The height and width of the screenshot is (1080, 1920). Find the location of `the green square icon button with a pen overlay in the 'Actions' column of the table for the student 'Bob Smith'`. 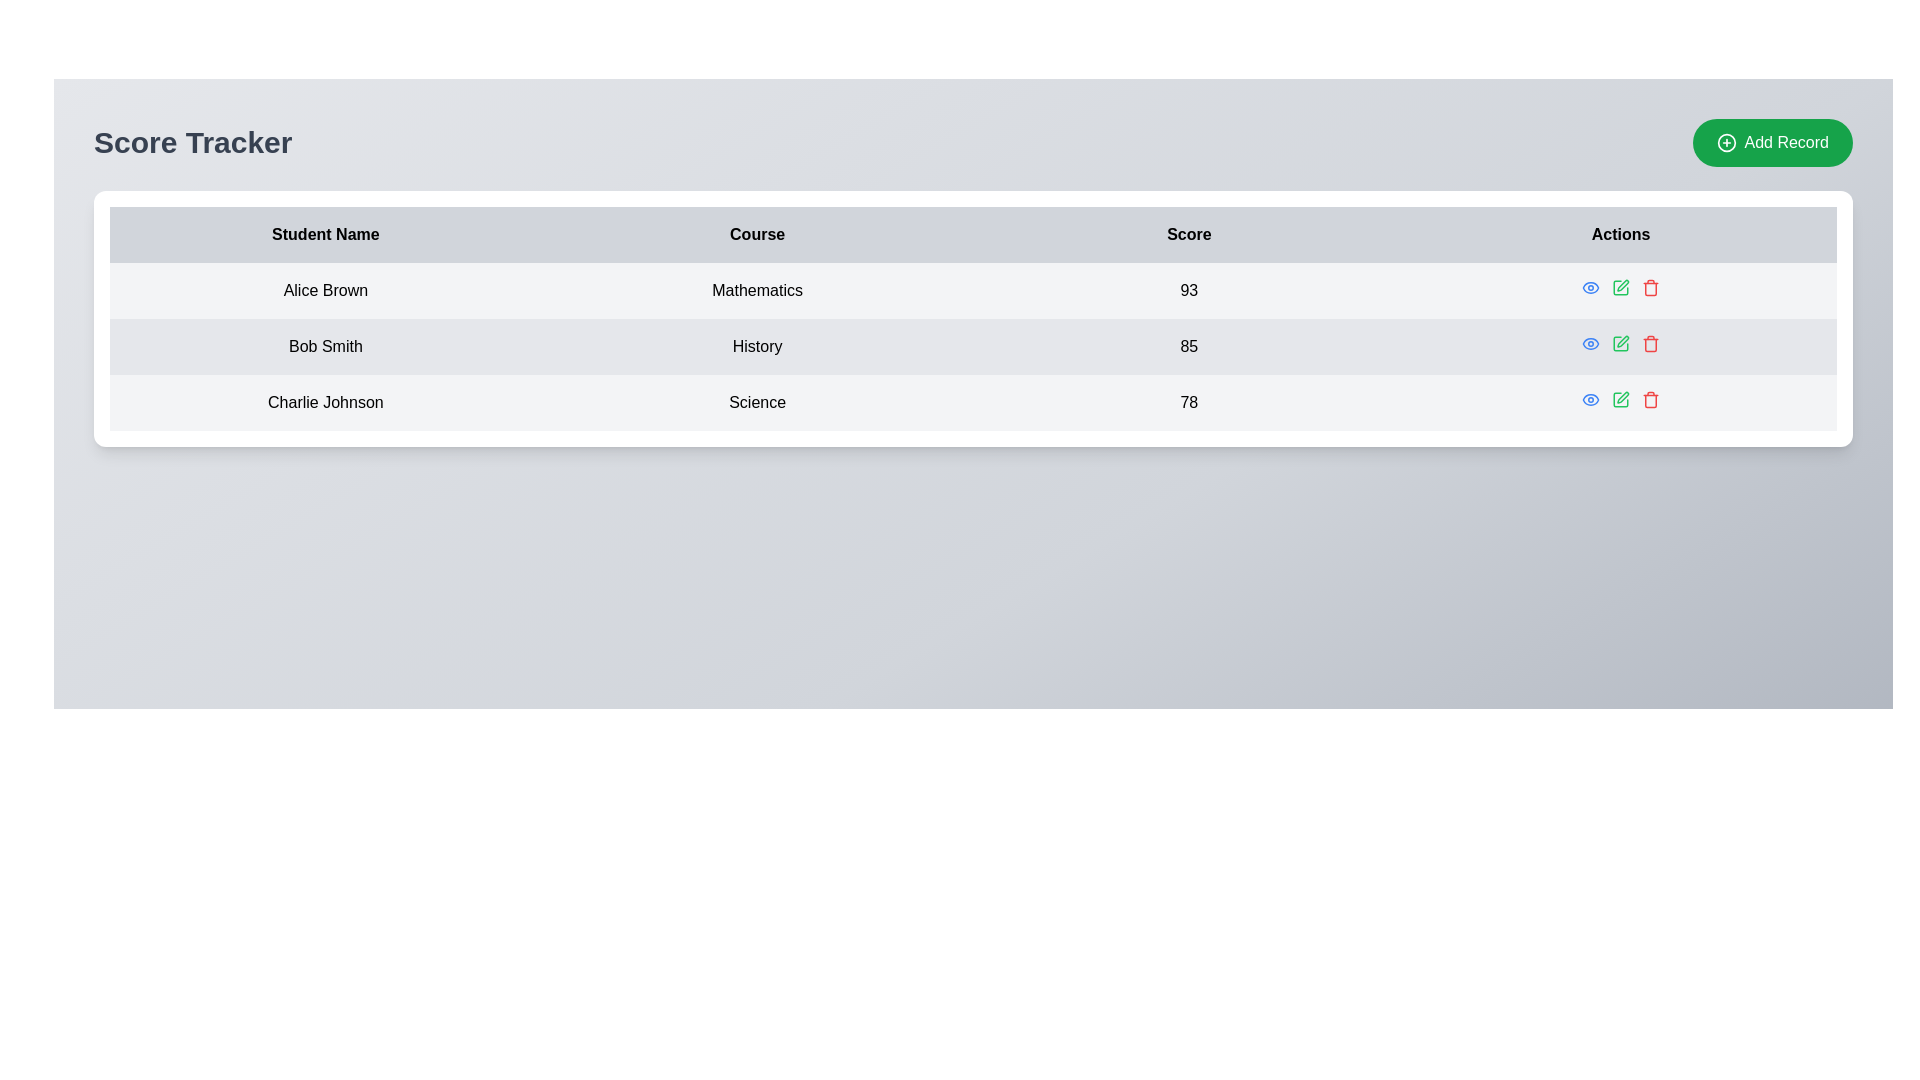

the green square icon button with a pen overlay in the 'Actions' column of the table for the student 'Bob Smith' is located at coordinates (1621, 288).